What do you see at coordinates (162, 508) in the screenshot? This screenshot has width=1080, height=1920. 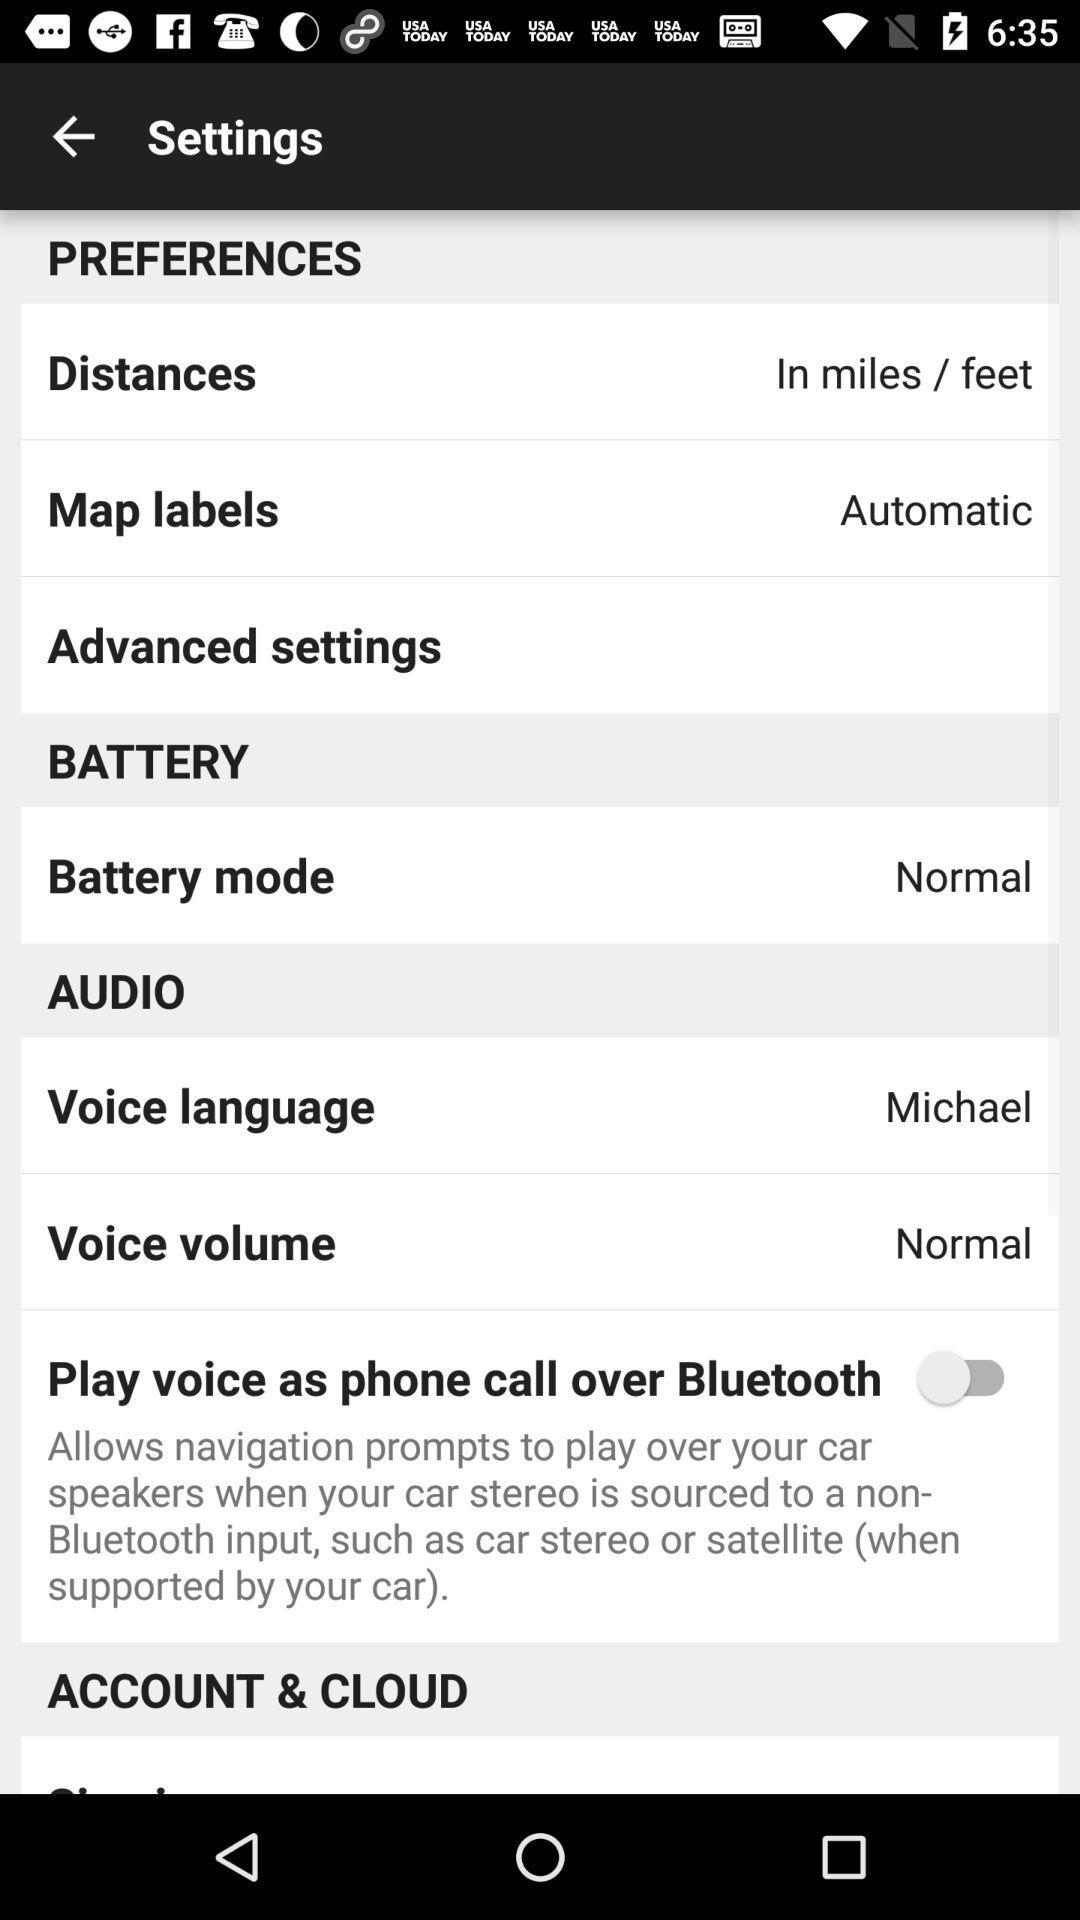 I see `the item to the left of the automatic icon` at bounding box center [162, 508].